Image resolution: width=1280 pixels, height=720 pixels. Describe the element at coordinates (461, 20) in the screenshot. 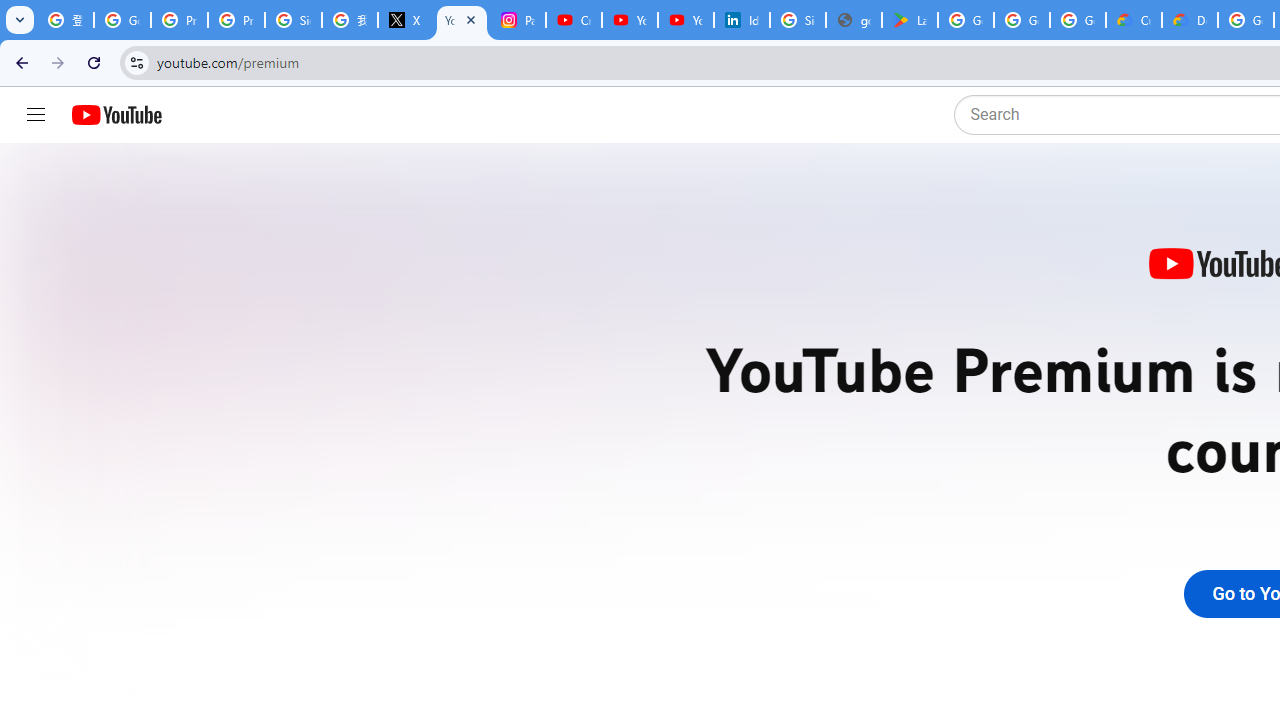

I see `'YouTube Premium - YouTube'` at that location.